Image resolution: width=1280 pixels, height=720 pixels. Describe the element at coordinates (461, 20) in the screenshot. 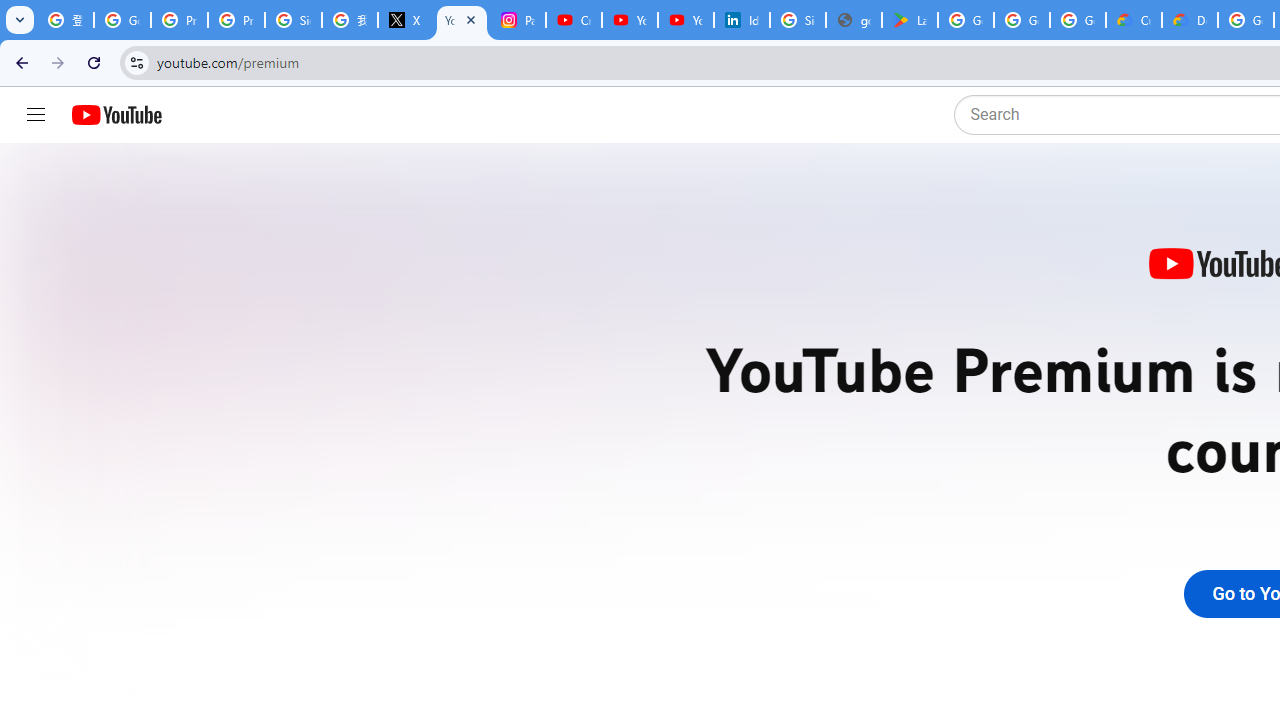

I see `'YouTube Premium - YouTube'` at that location.